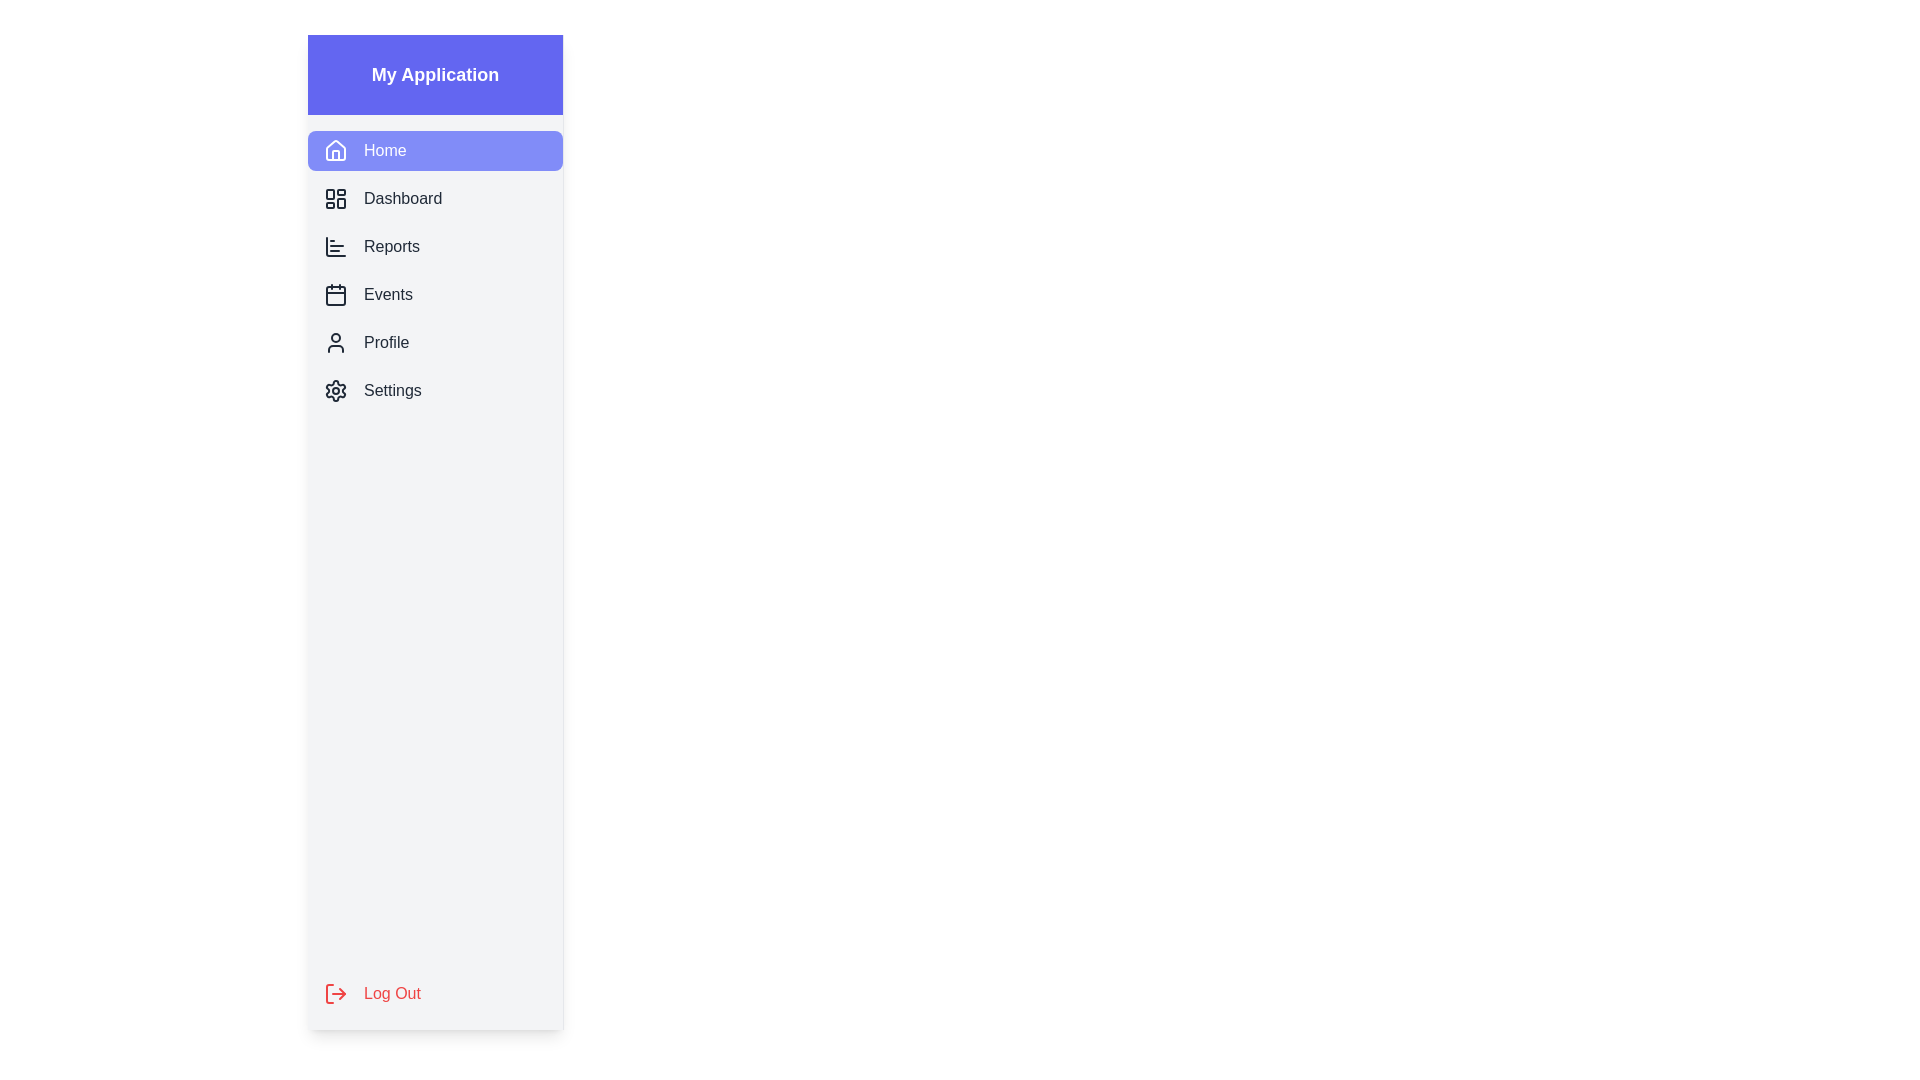 Image resolution: width=1920 pixels, height=1080 pixels. I want to click on the sixth navigation button in the vertical menu on the left side of the interface, so click(434, 390).